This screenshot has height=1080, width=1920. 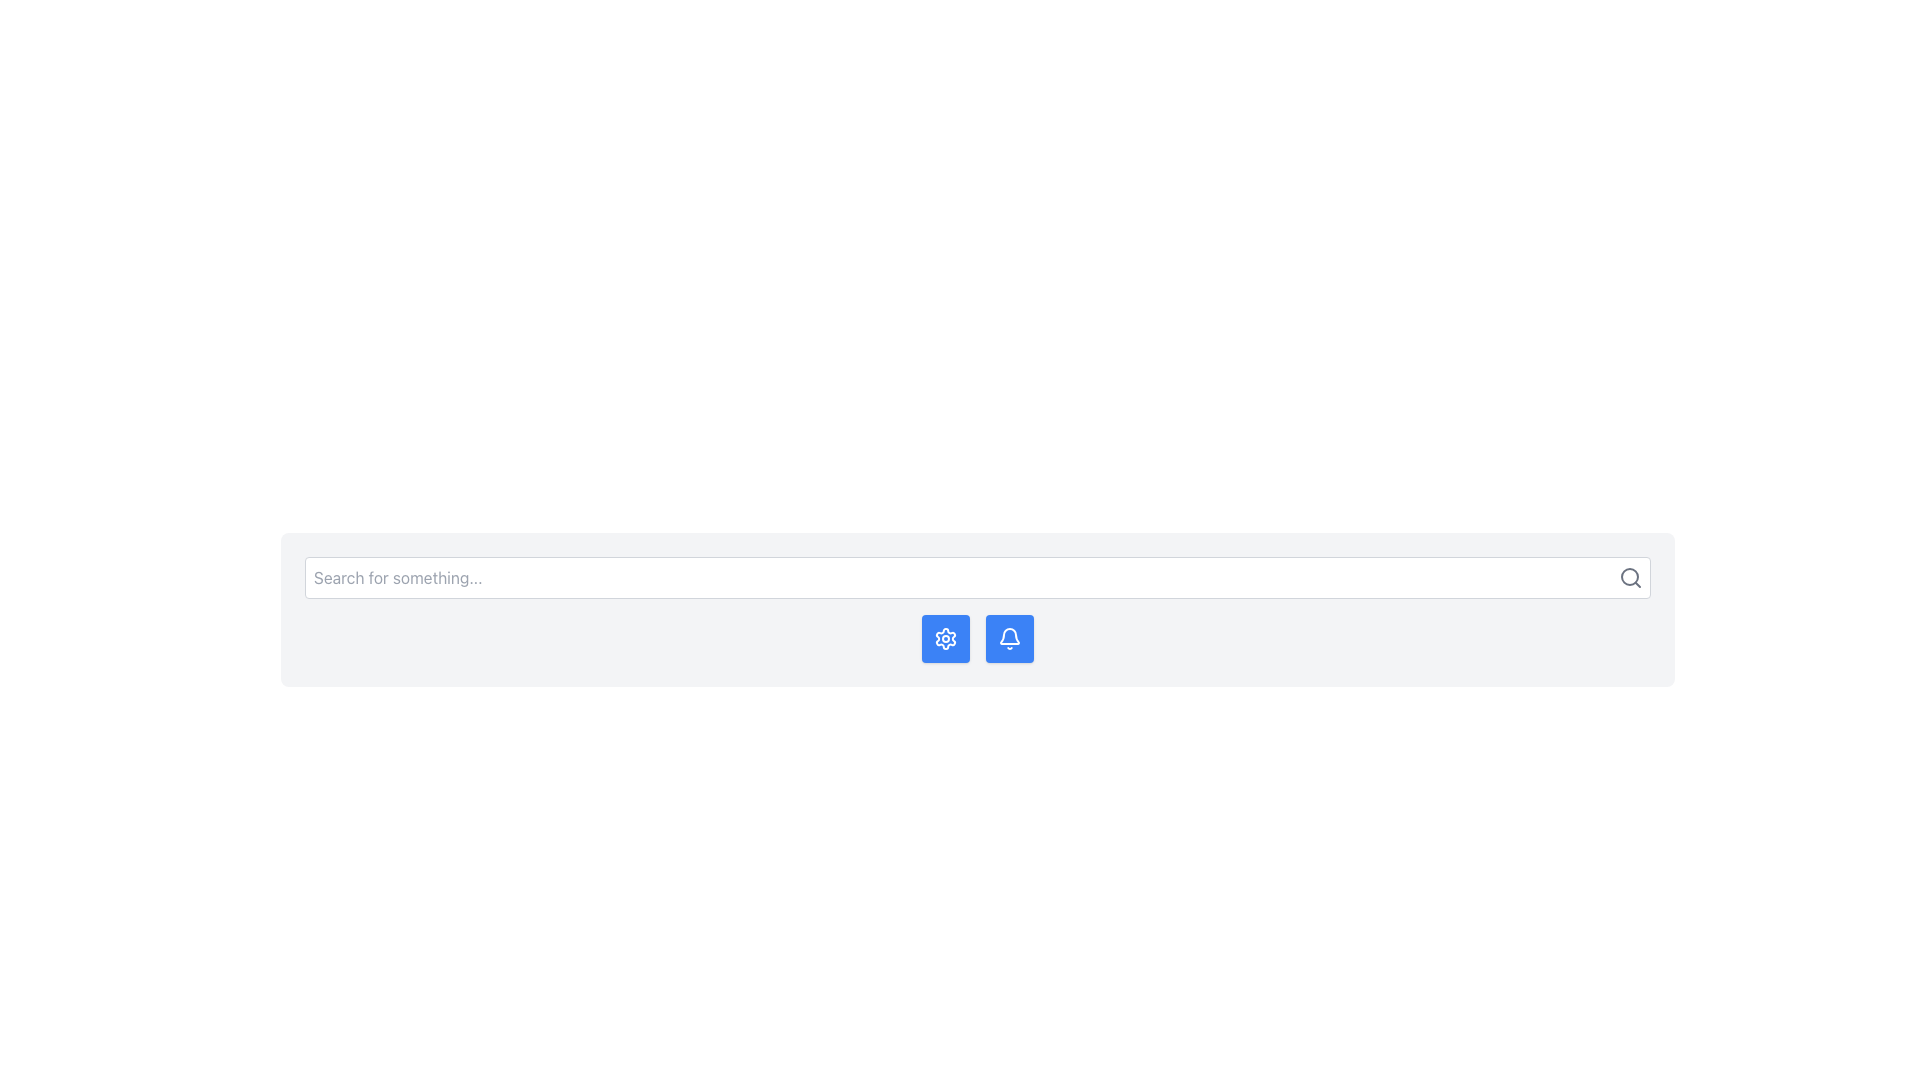 What do you see at coordinates (1009, 636) in the screenshot?
I see `the bell icon, which is the rightmost graphical icon below the search bar, styled in a minimalist design with a hollow interior and curved base` at bounding box center [1009, 636].